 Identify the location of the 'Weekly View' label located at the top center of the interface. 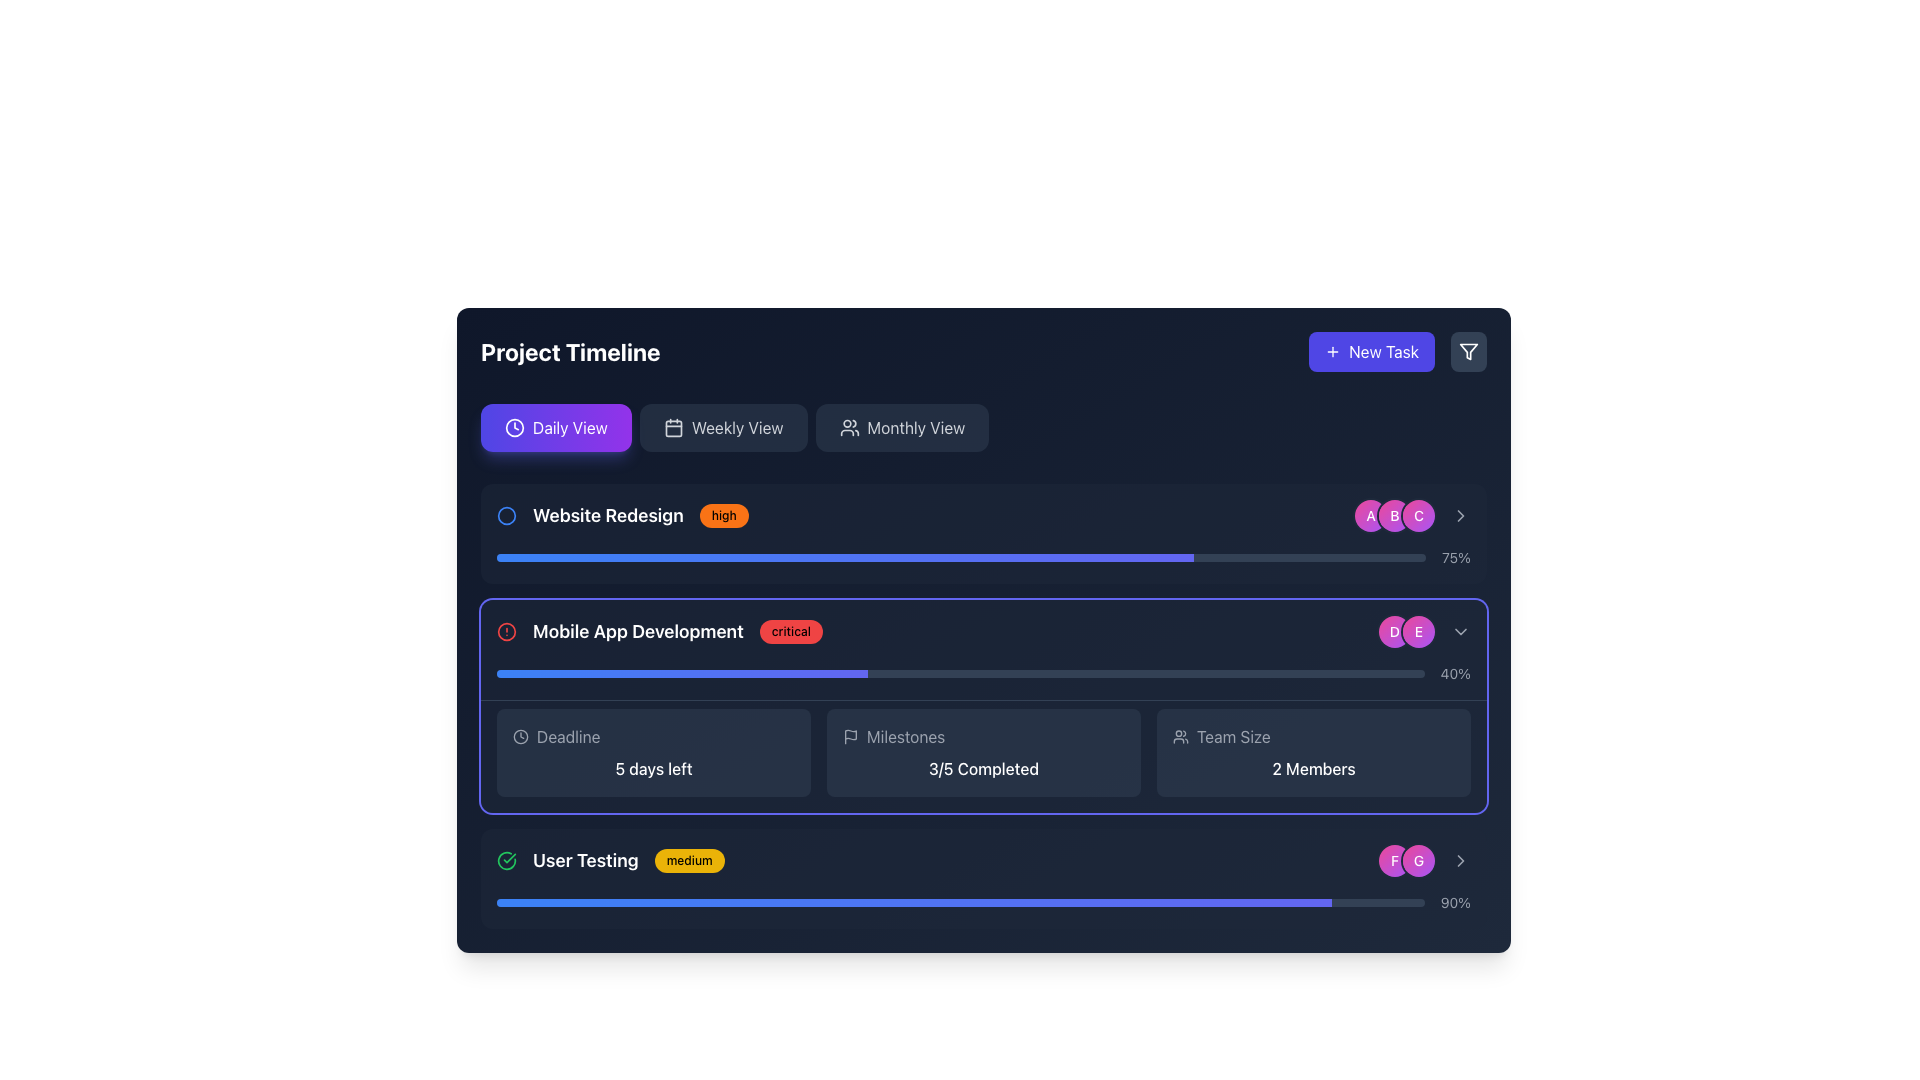
(736, 427).